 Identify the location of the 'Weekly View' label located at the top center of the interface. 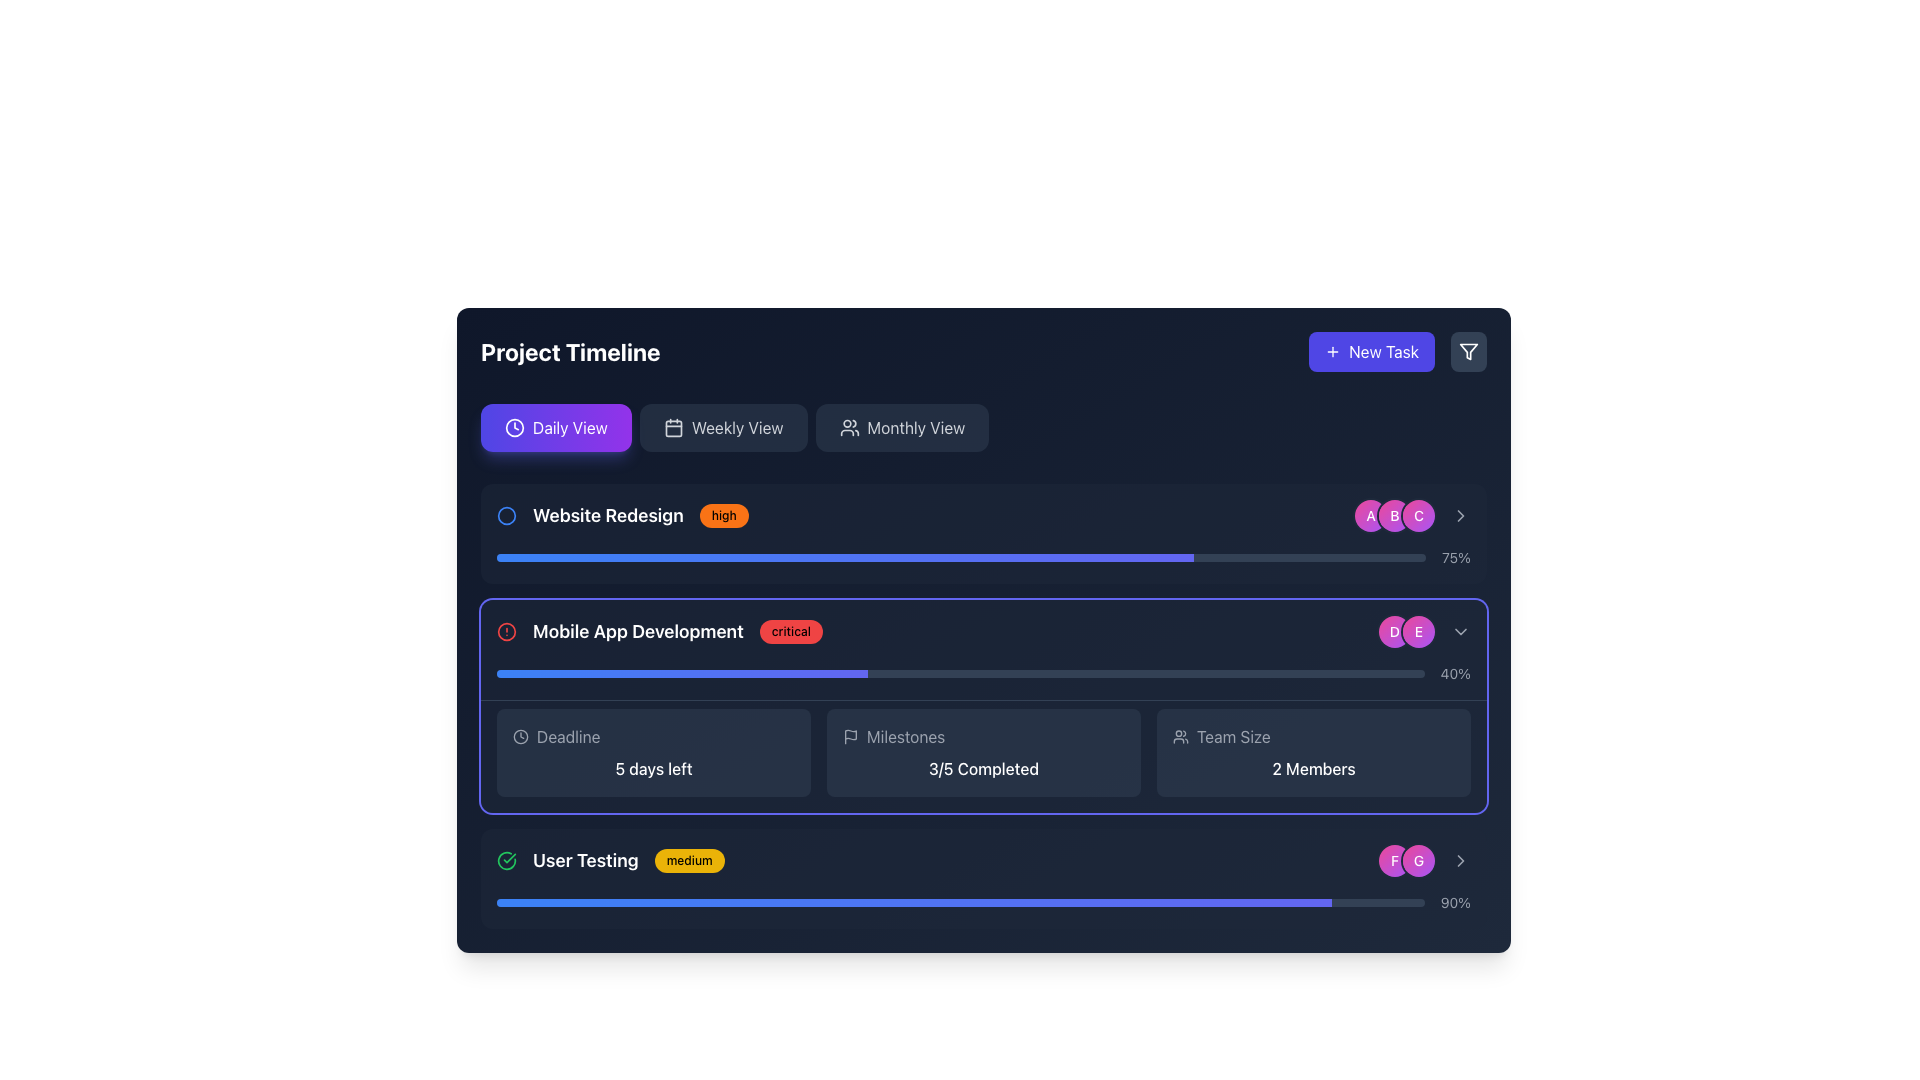
(736, 427).